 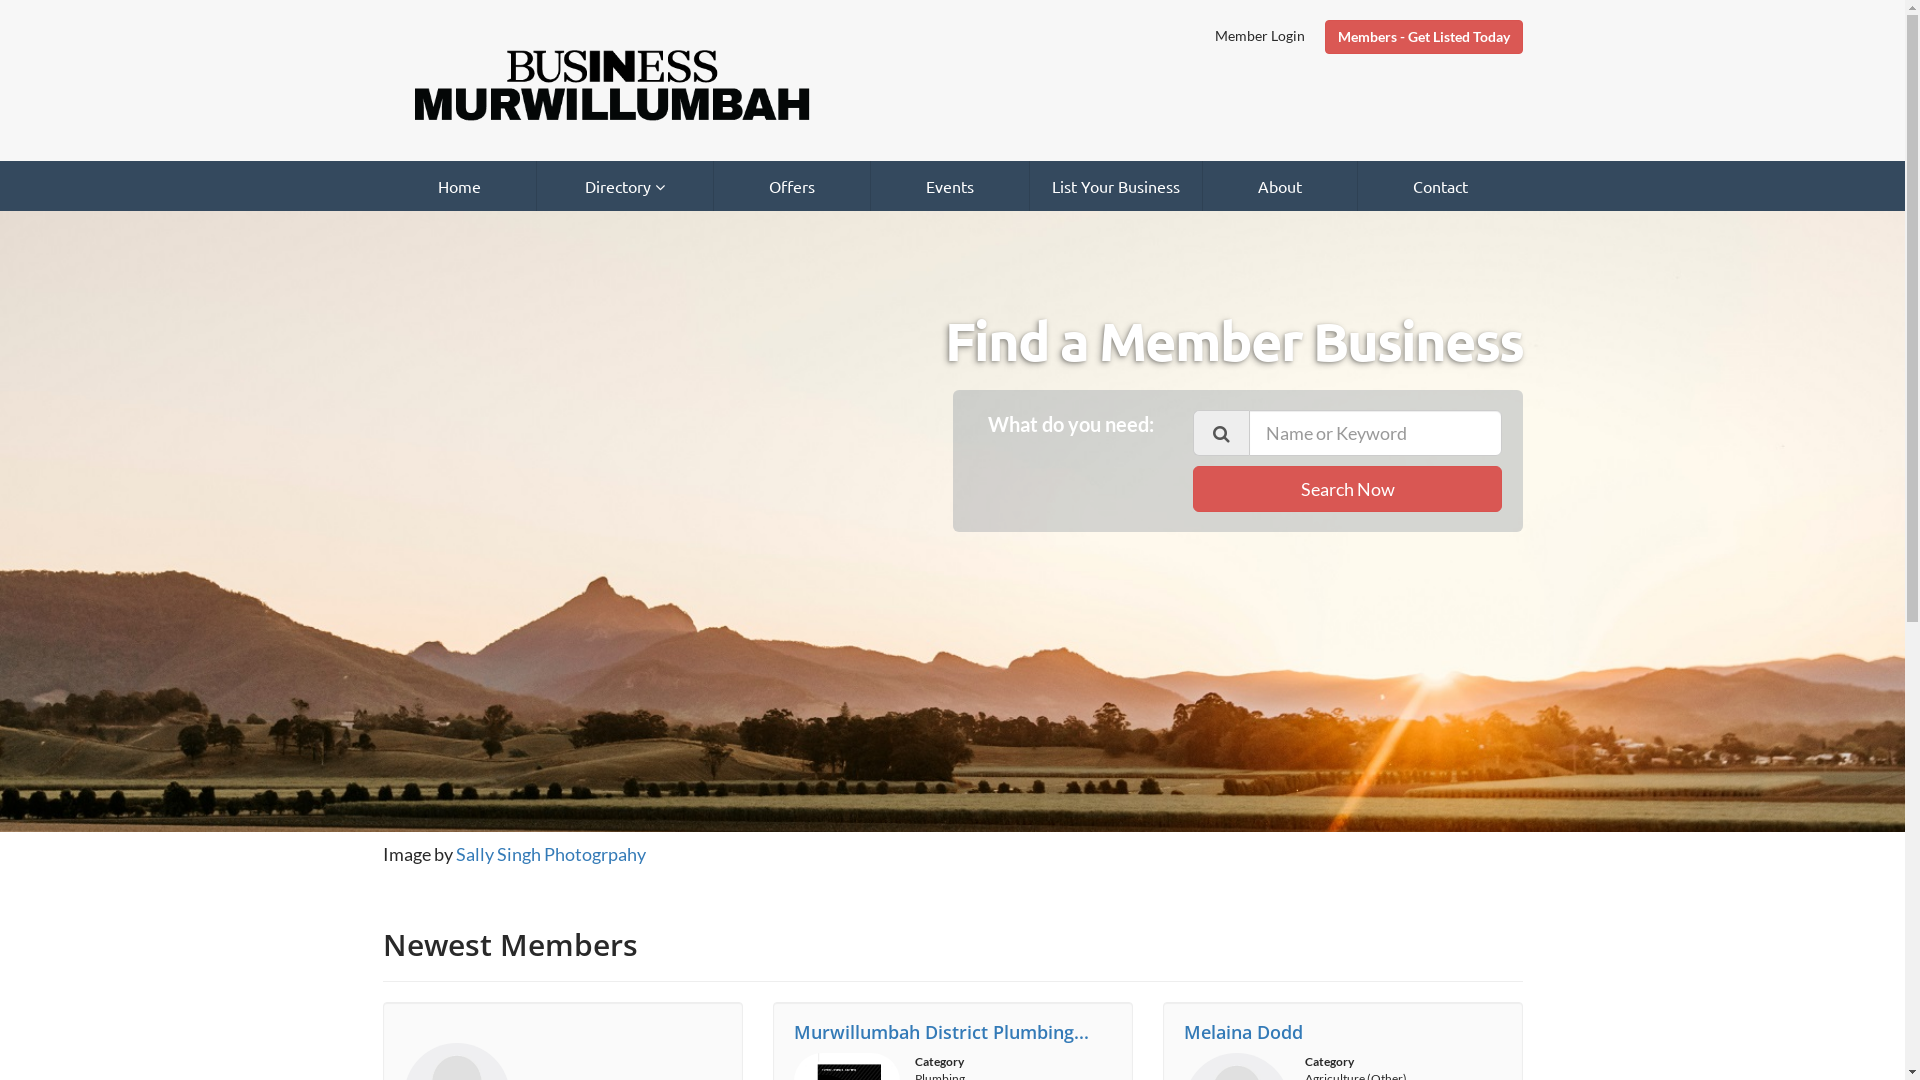 I want to click on 'Events', so click(x=948, y=185).